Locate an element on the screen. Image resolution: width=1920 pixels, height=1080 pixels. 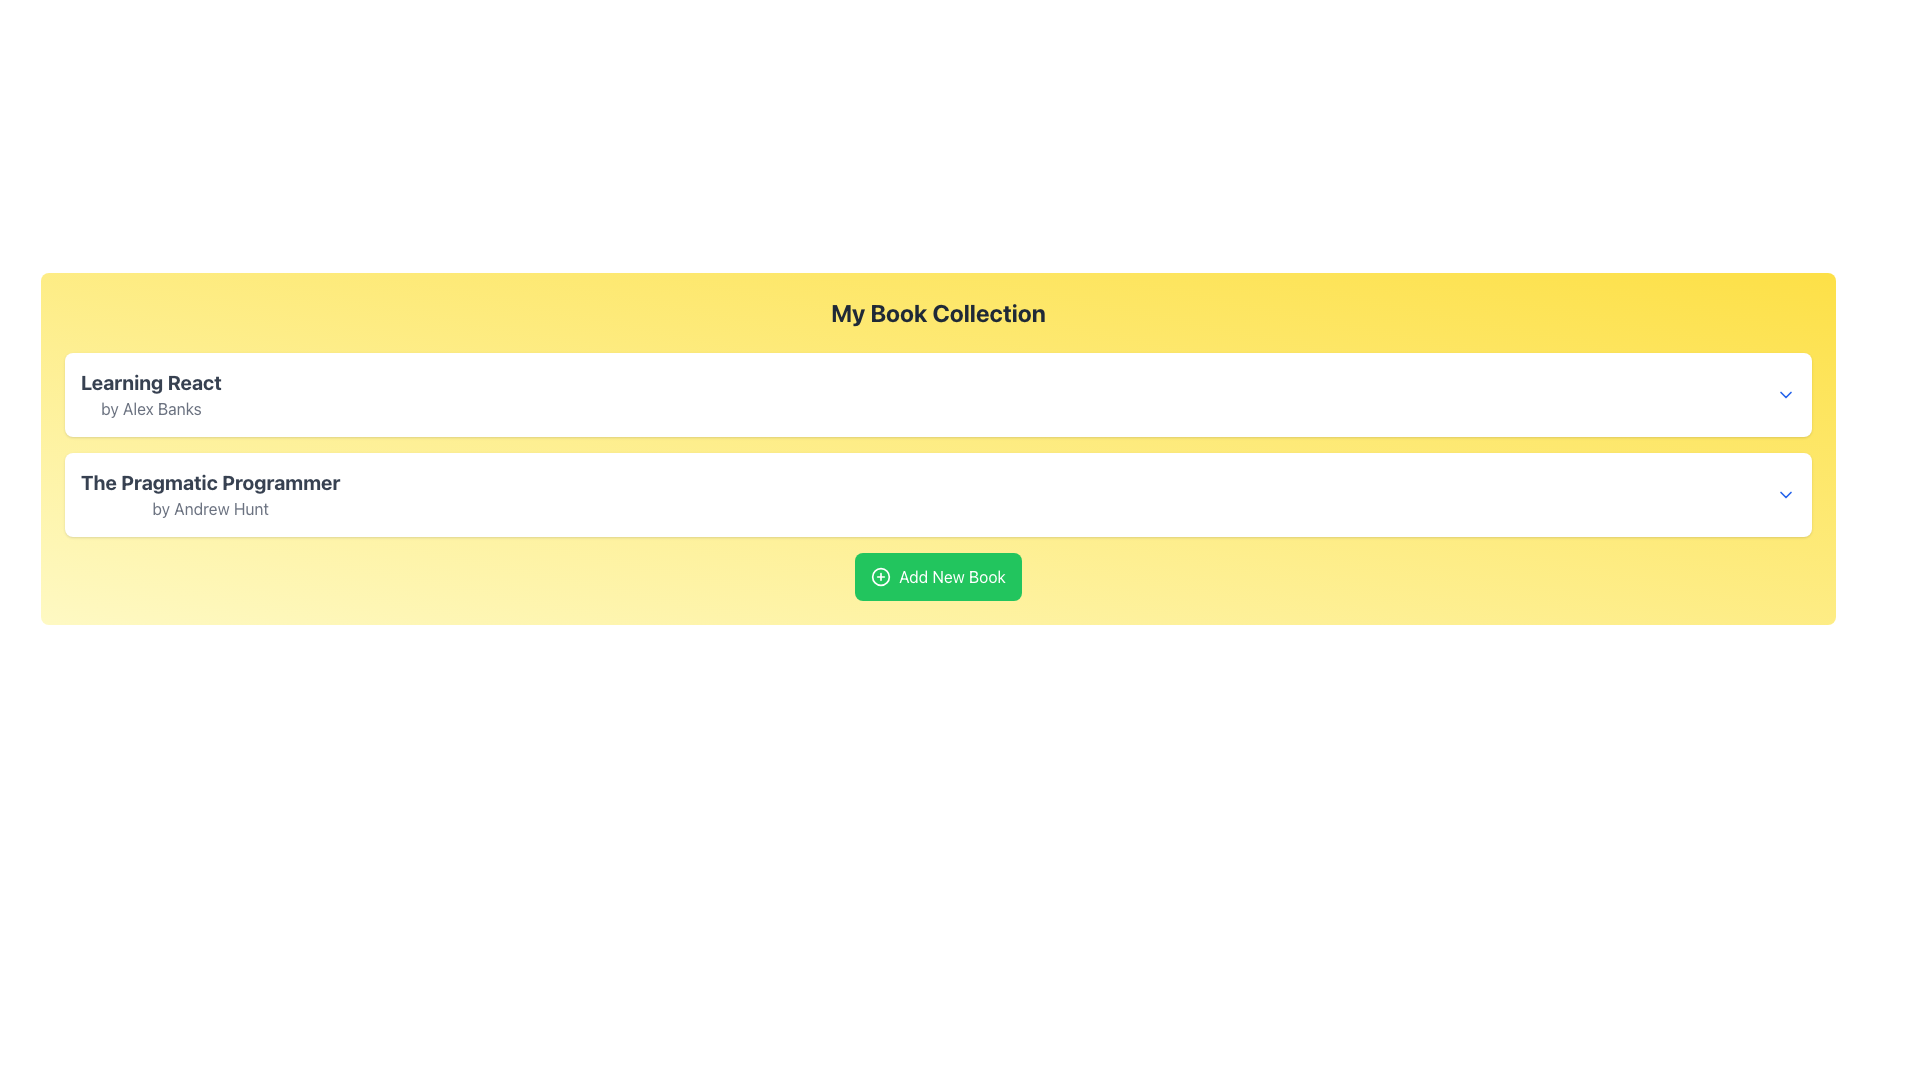
the text label reading 'The Pragmatic Programmer', which is styled with a bold font and dark gray color, positioned above the author name 'by Andrew Hunt' in the book list under 'My Book Collection' is located at coordinates (210, 482).